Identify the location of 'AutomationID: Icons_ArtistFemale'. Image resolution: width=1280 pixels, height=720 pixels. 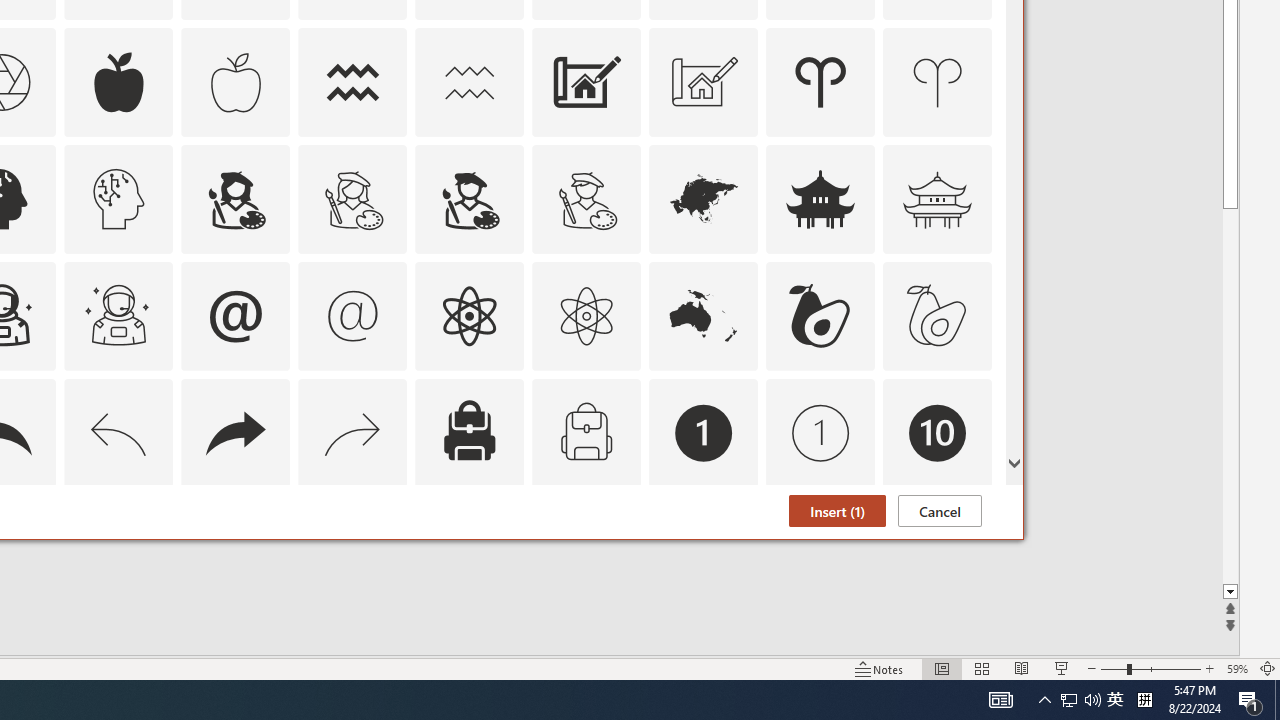
(235, 198).